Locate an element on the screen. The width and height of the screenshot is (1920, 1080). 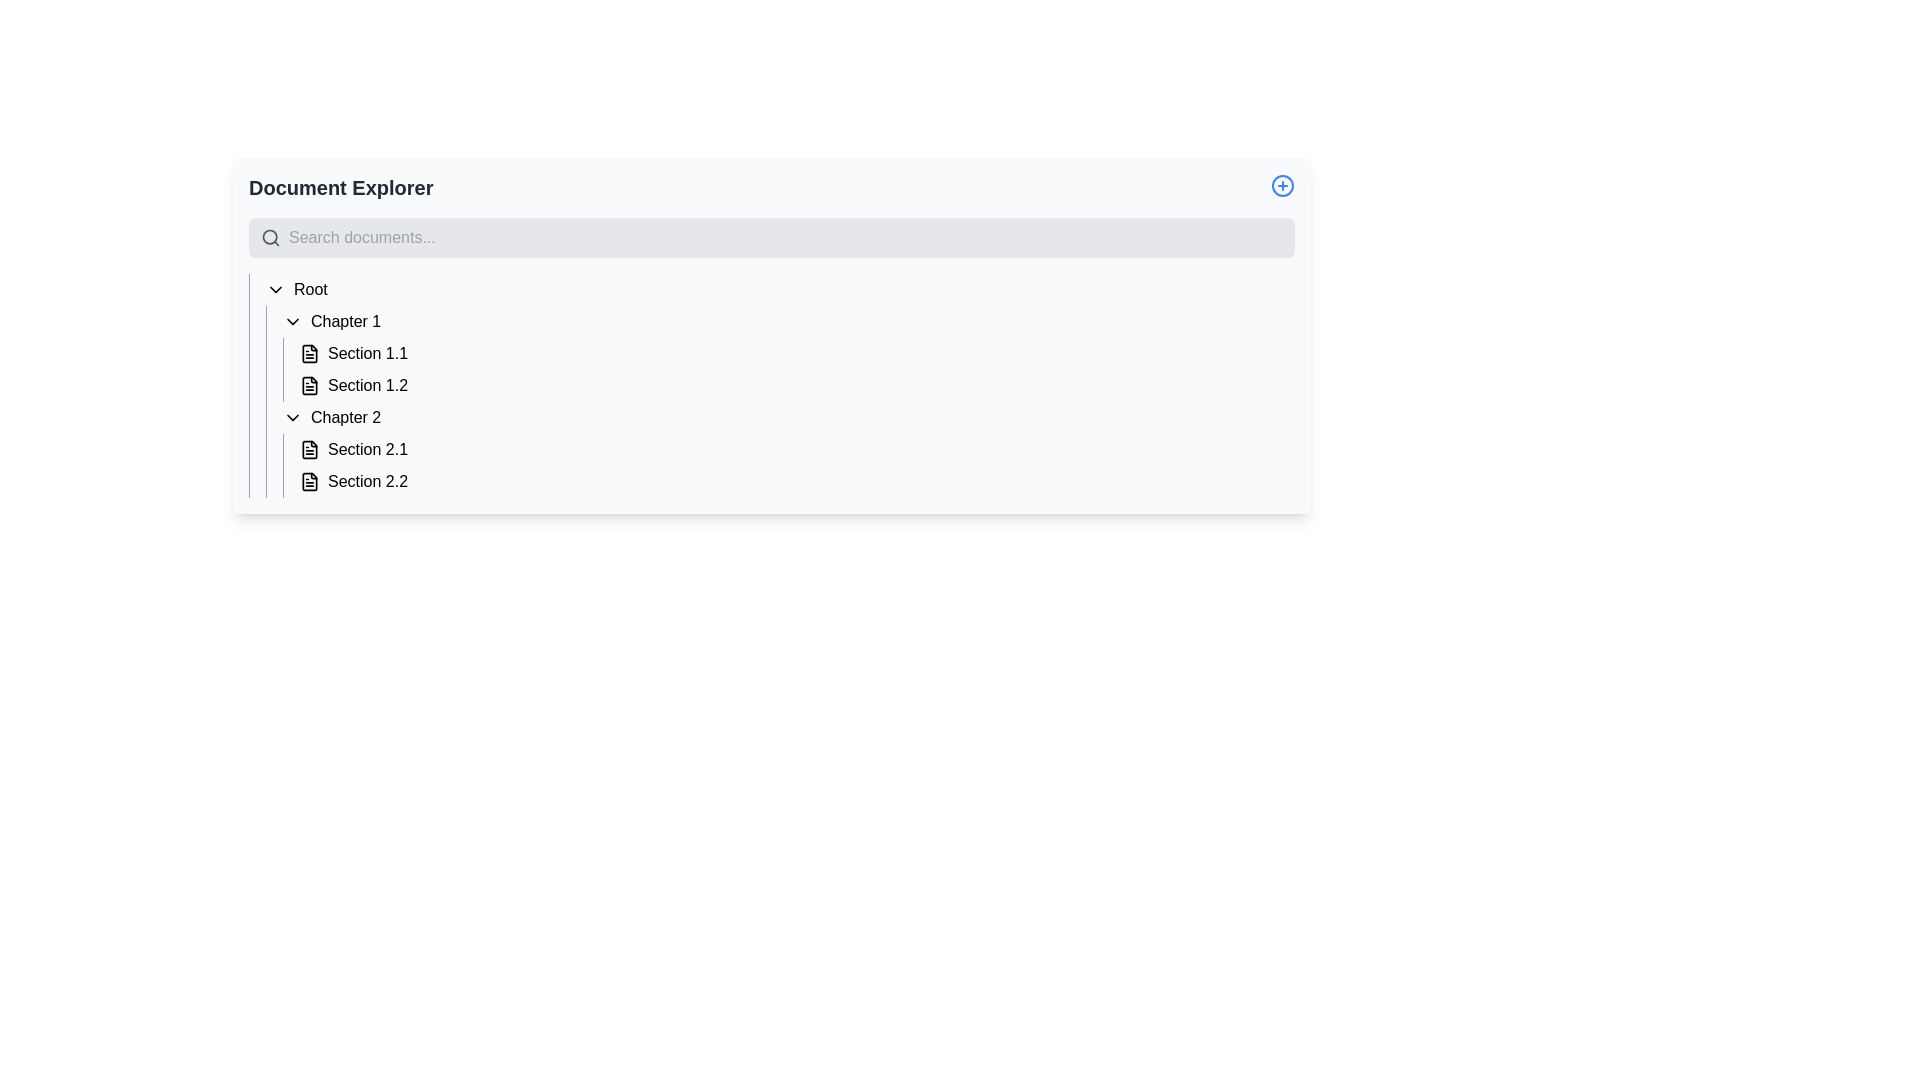
plain text label 'Section 1.2', which serves as a navigational cue for the document section is located at coordinates (368, 385).